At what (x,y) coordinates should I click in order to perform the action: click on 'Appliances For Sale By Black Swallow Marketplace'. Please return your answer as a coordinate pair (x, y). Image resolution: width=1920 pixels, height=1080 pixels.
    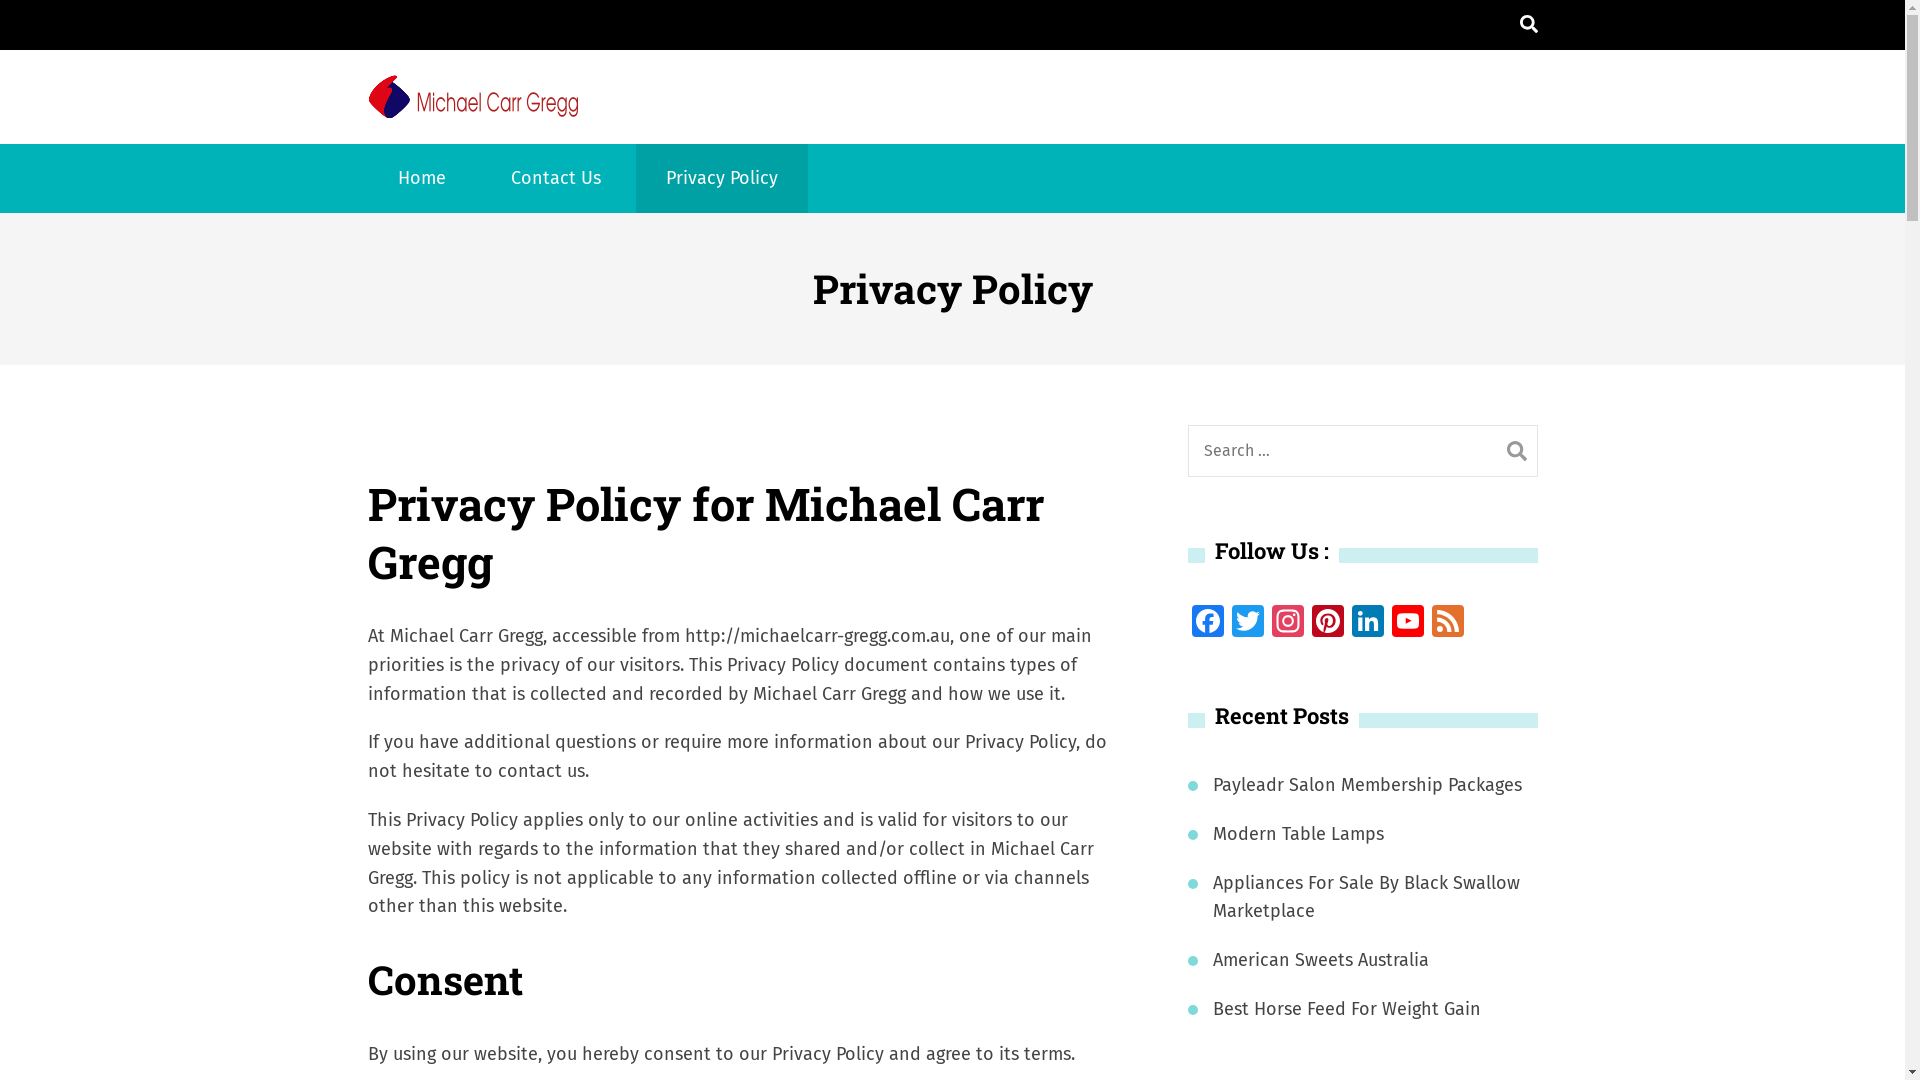
    Looking at the image, I should click on (1373, 897).